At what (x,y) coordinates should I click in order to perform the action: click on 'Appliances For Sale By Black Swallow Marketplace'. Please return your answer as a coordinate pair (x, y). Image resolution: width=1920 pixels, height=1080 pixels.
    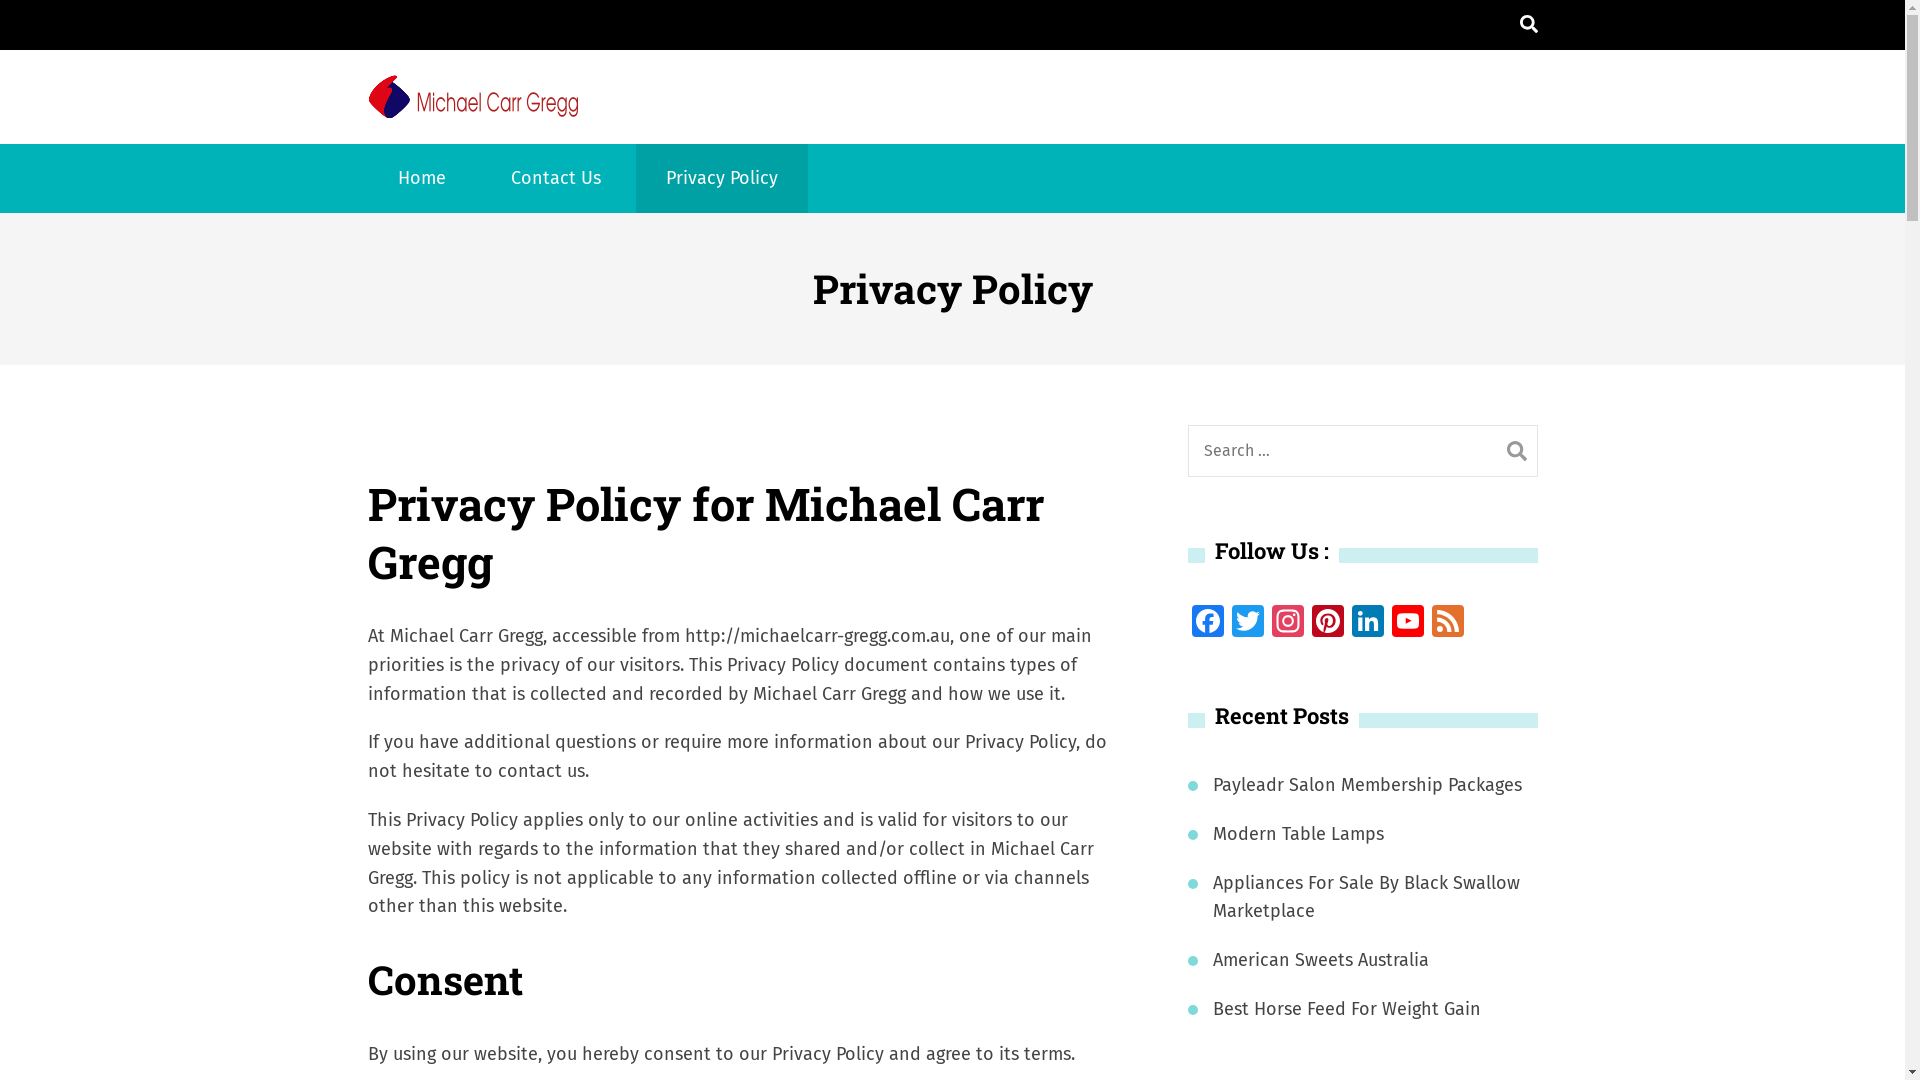
    Looking at the image, I should click on (1373, 897).